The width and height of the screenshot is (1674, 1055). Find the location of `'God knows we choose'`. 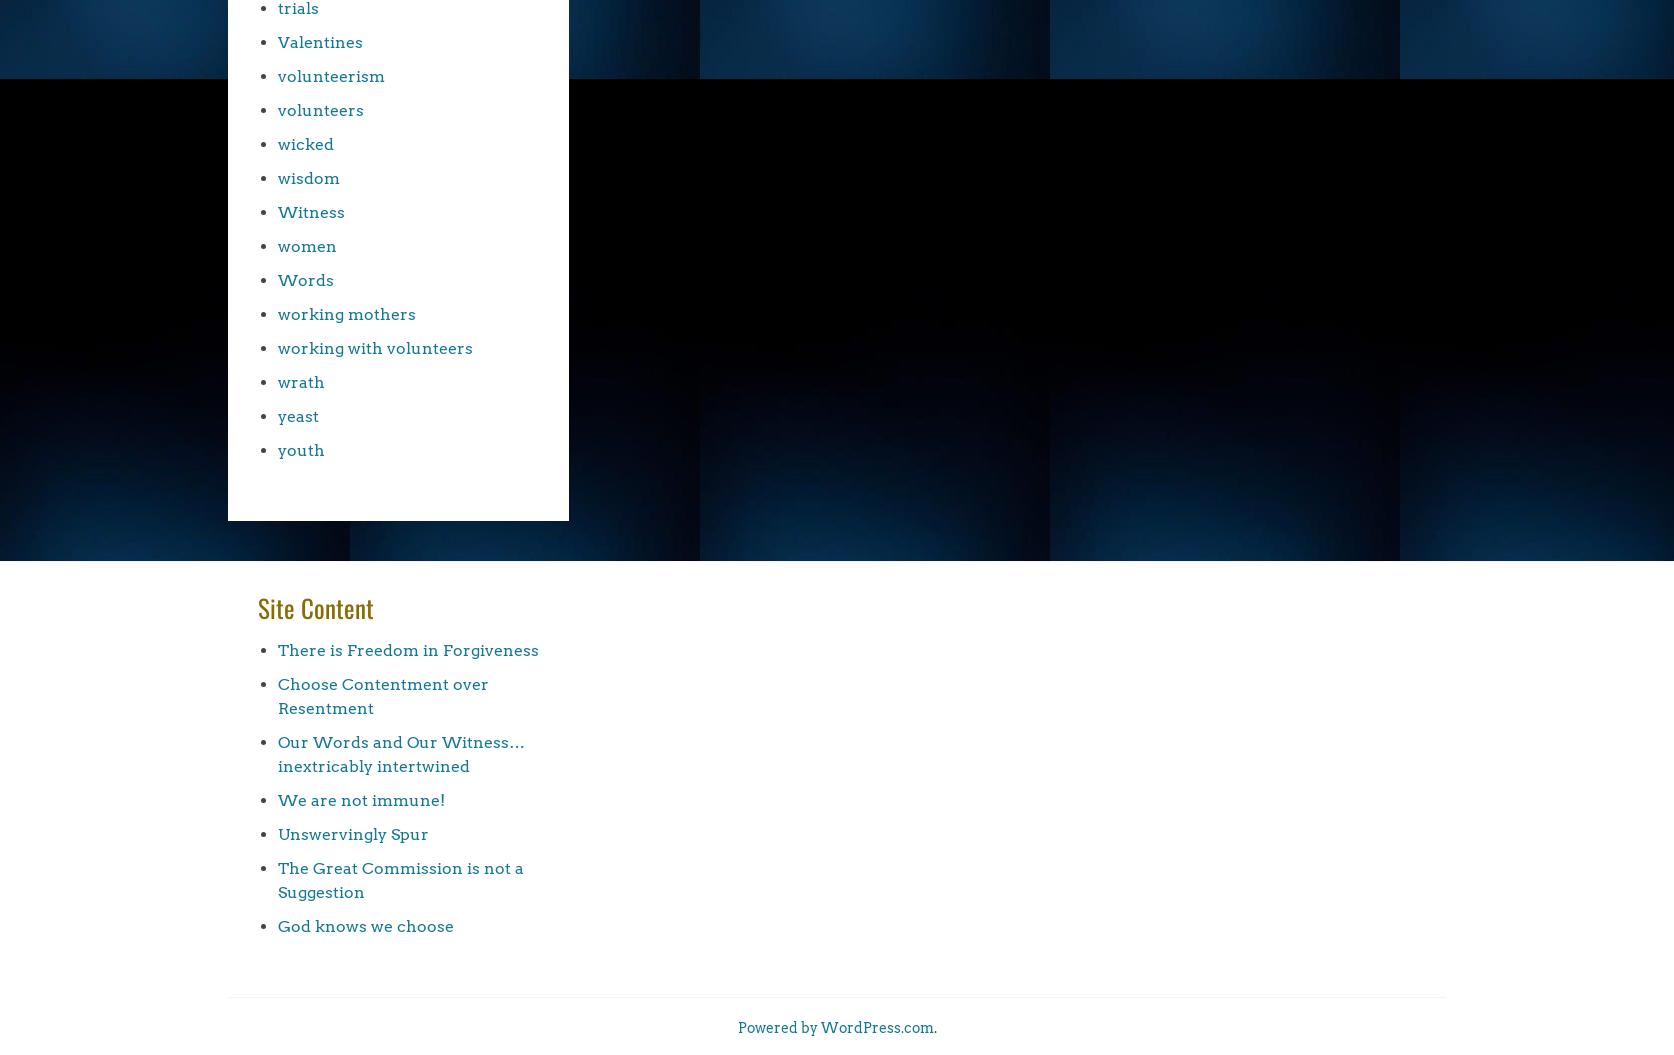

'God knows we choose' is located at coordinates (365, 925).